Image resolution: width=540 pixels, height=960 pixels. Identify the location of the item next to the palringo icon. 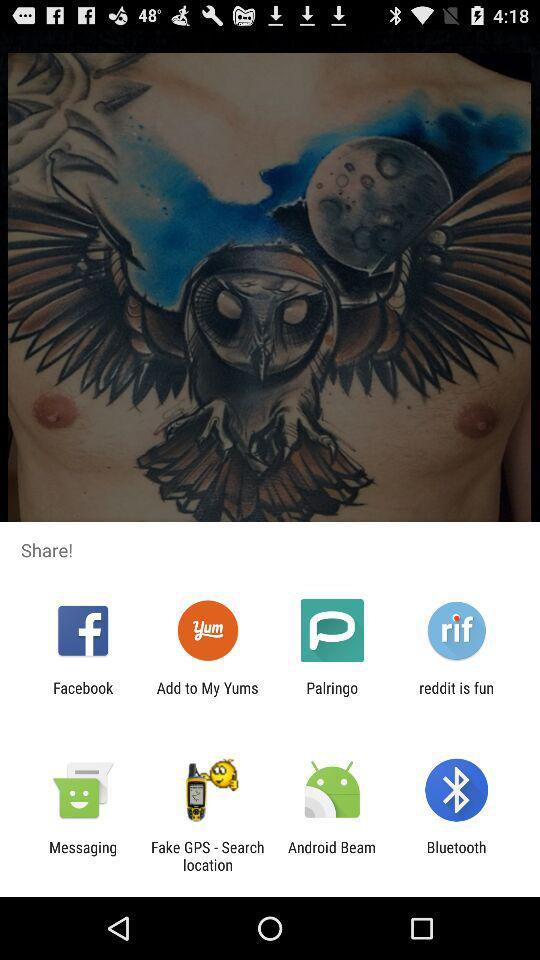
(206, 696).